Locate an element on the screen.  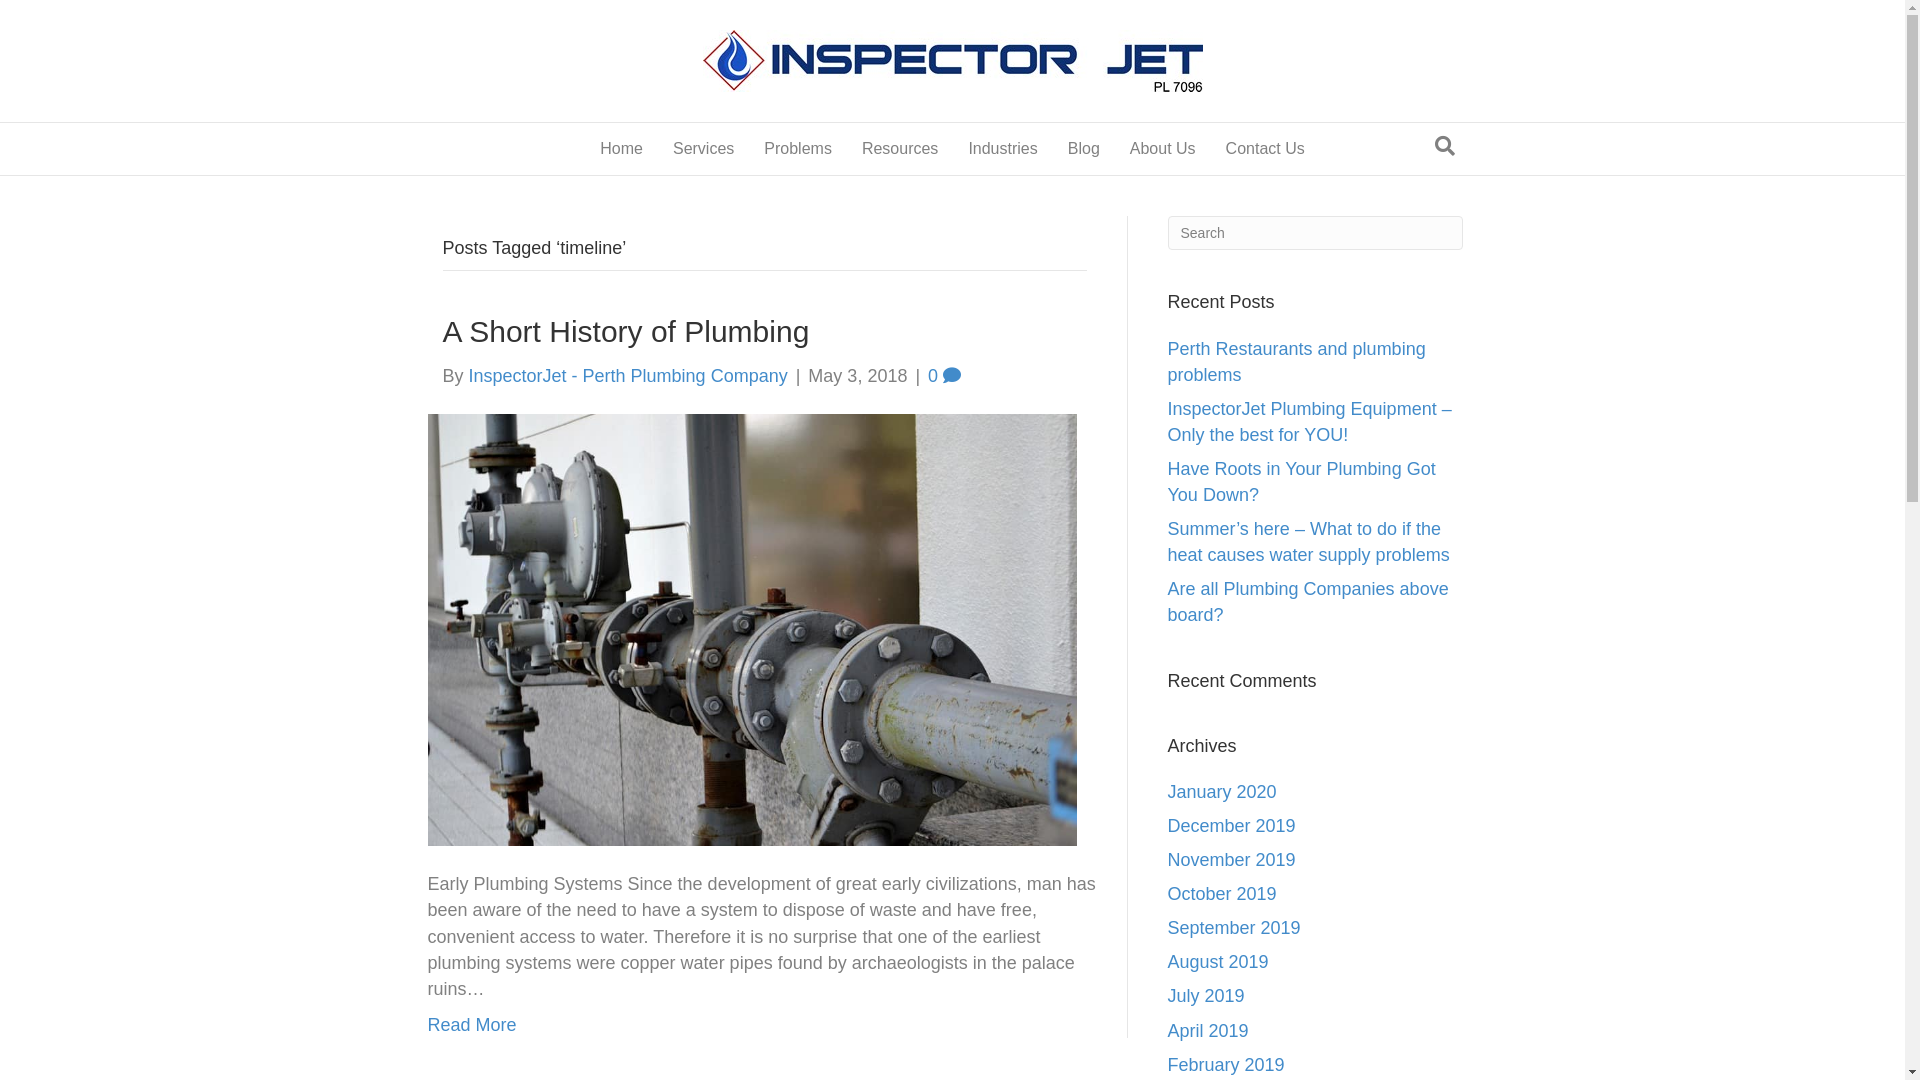
'Problems' is located at coordinates (796, 148).